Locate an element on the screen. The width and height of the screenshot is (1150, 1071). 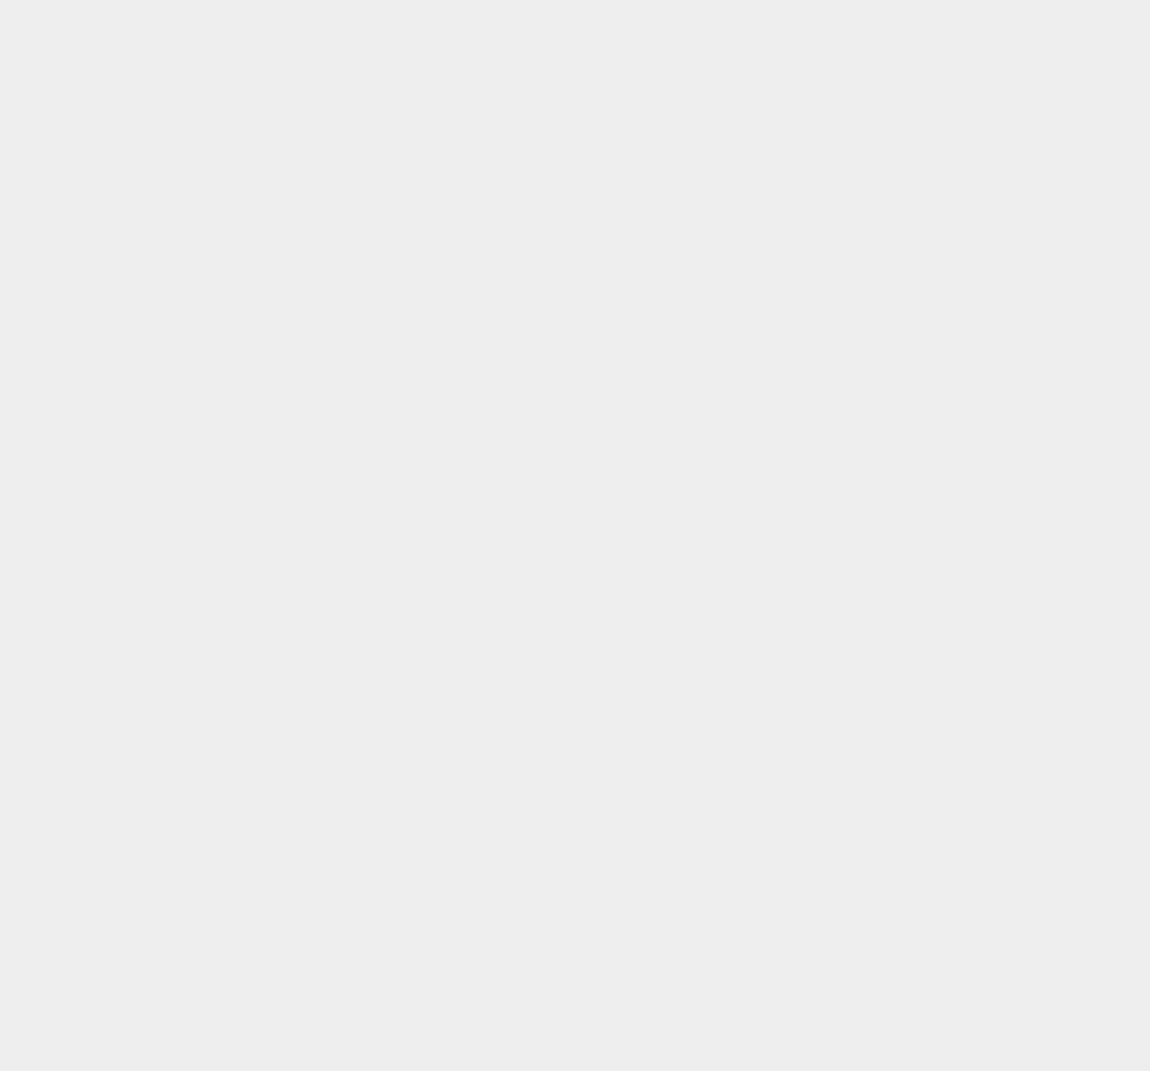
'Android Nougat‬' is located at coordinates (861, 936).